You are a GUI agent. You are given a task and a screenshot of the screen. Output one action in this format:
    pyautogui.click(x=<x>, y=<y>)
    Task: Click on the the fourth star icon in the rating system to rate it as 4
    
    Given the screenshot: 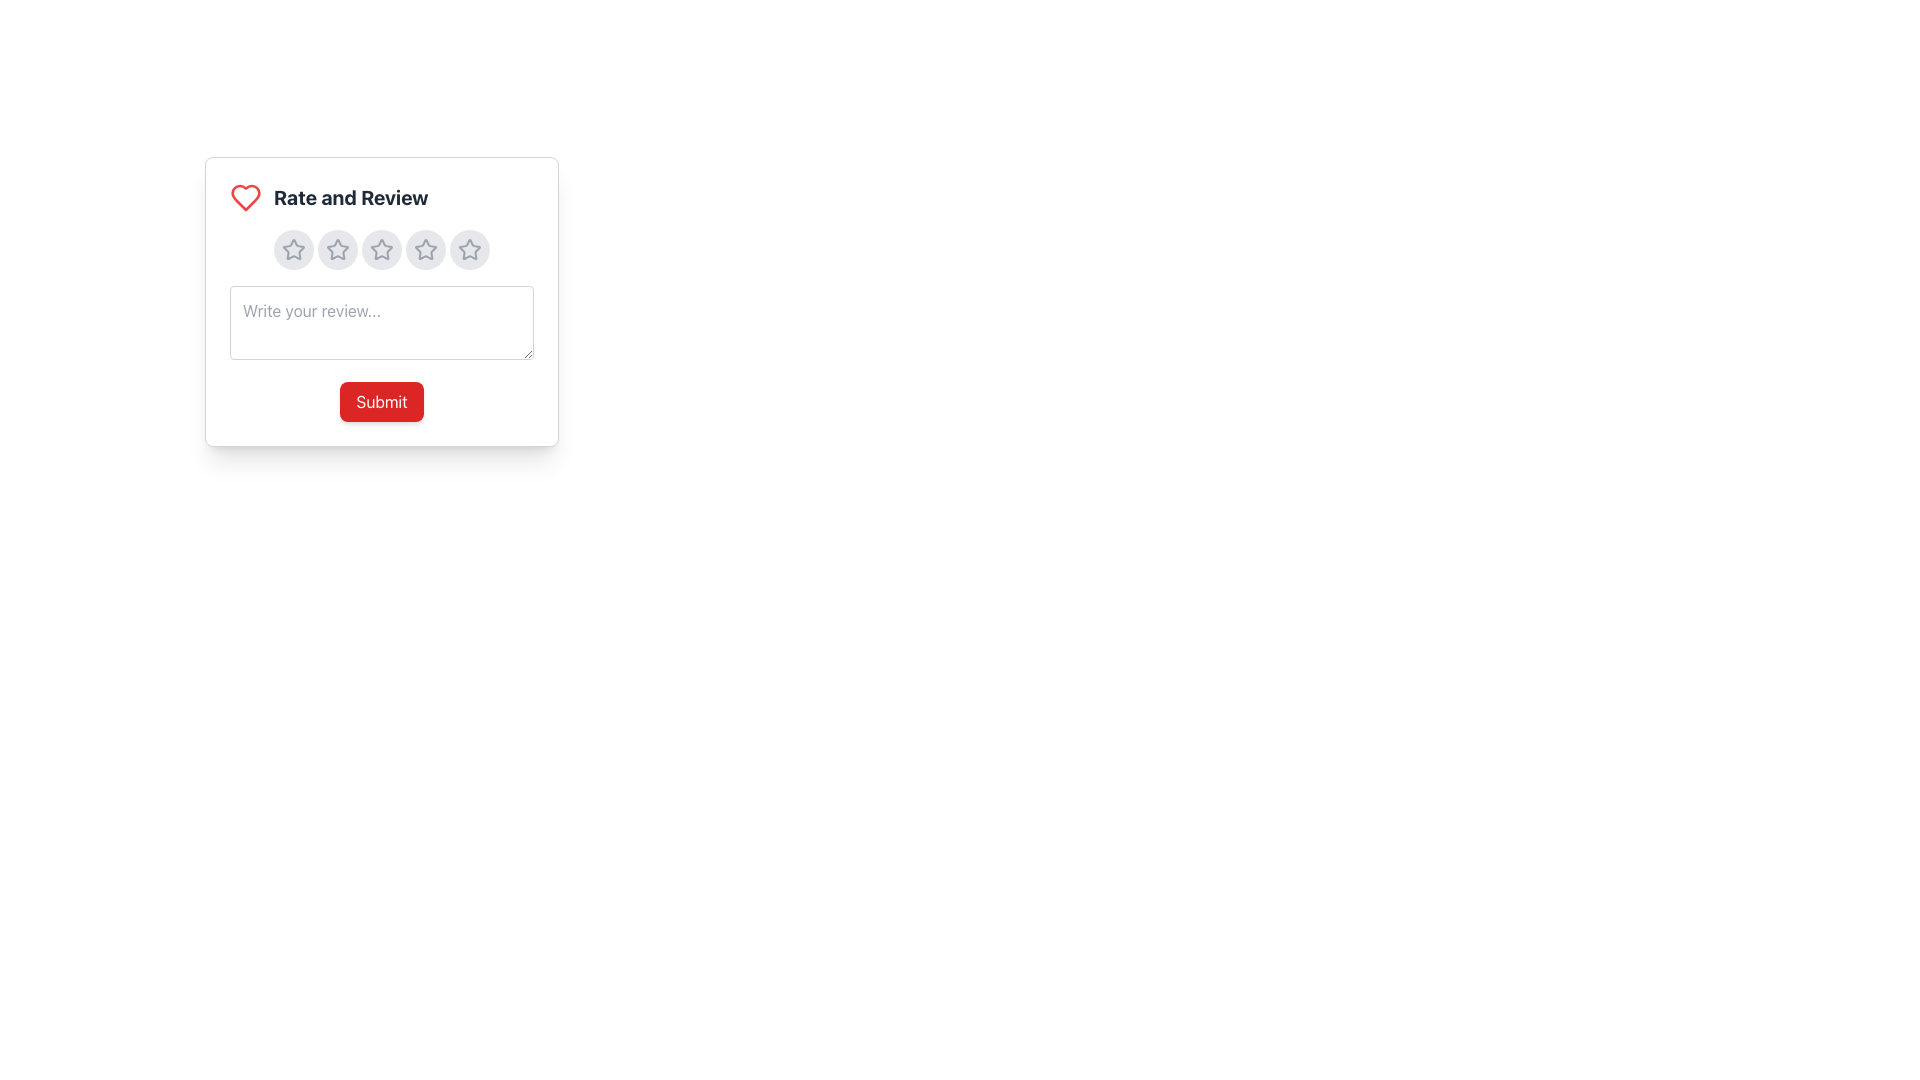 What is the action you would take?
    pyautogui.click(x=425, y=248)
    